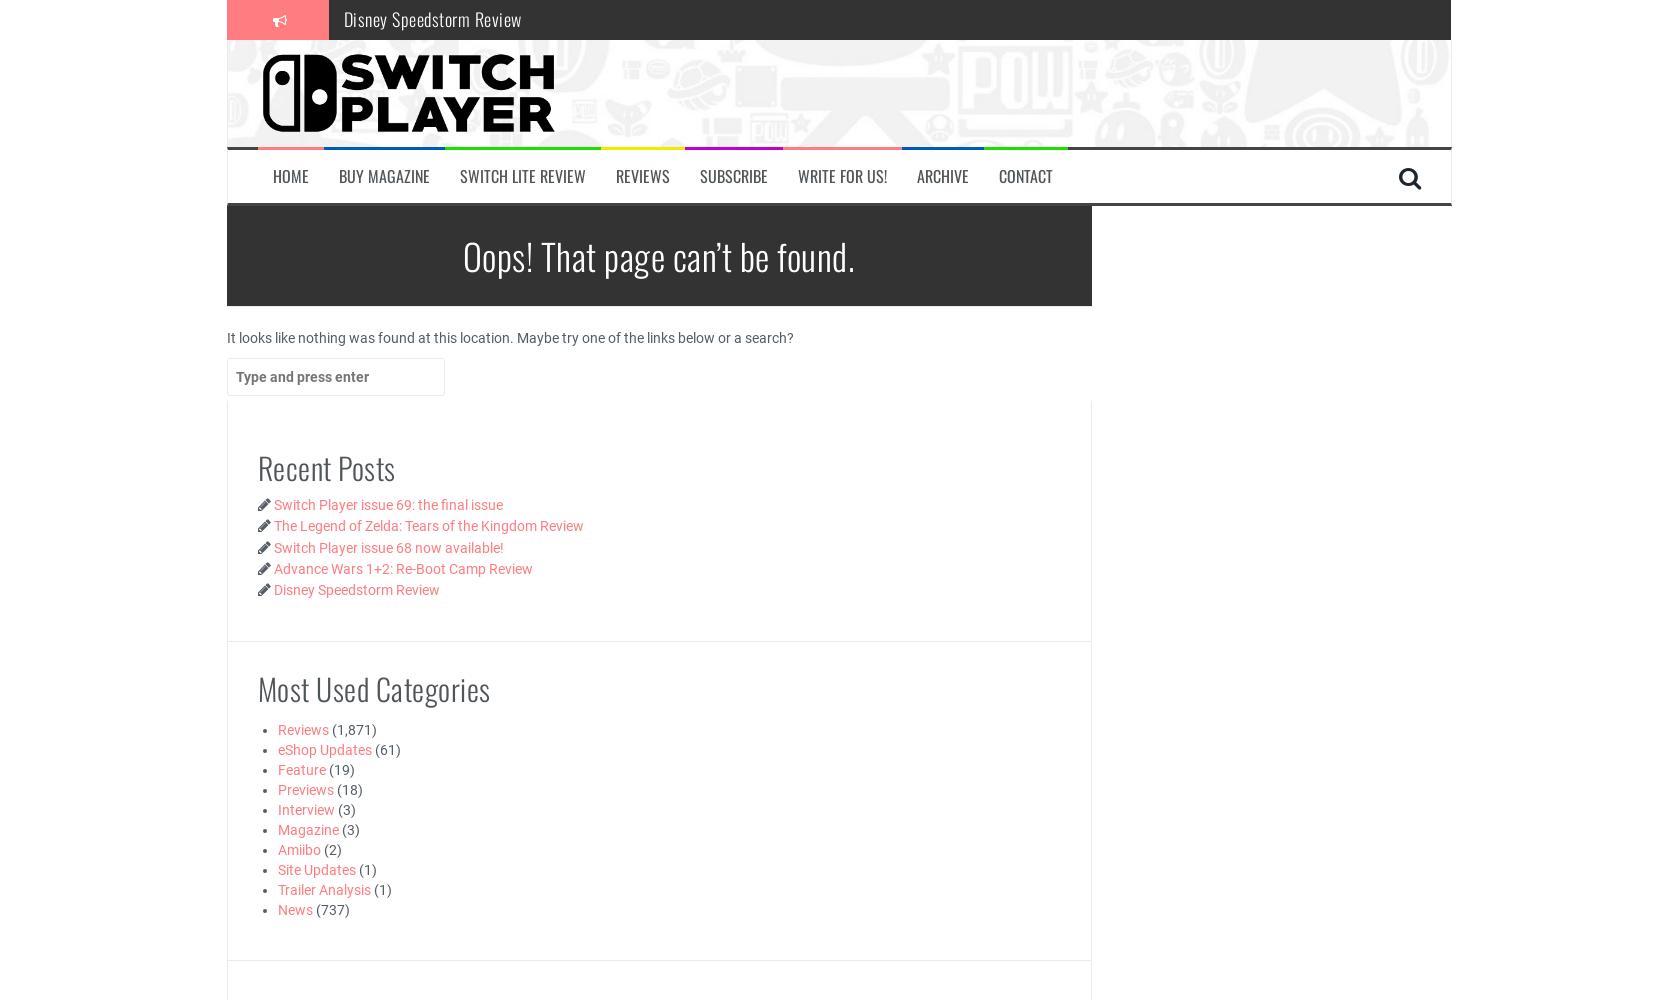  Describe the element at coordinates (307, 828) in the screenshot. I see `'Magazine'` at that location.